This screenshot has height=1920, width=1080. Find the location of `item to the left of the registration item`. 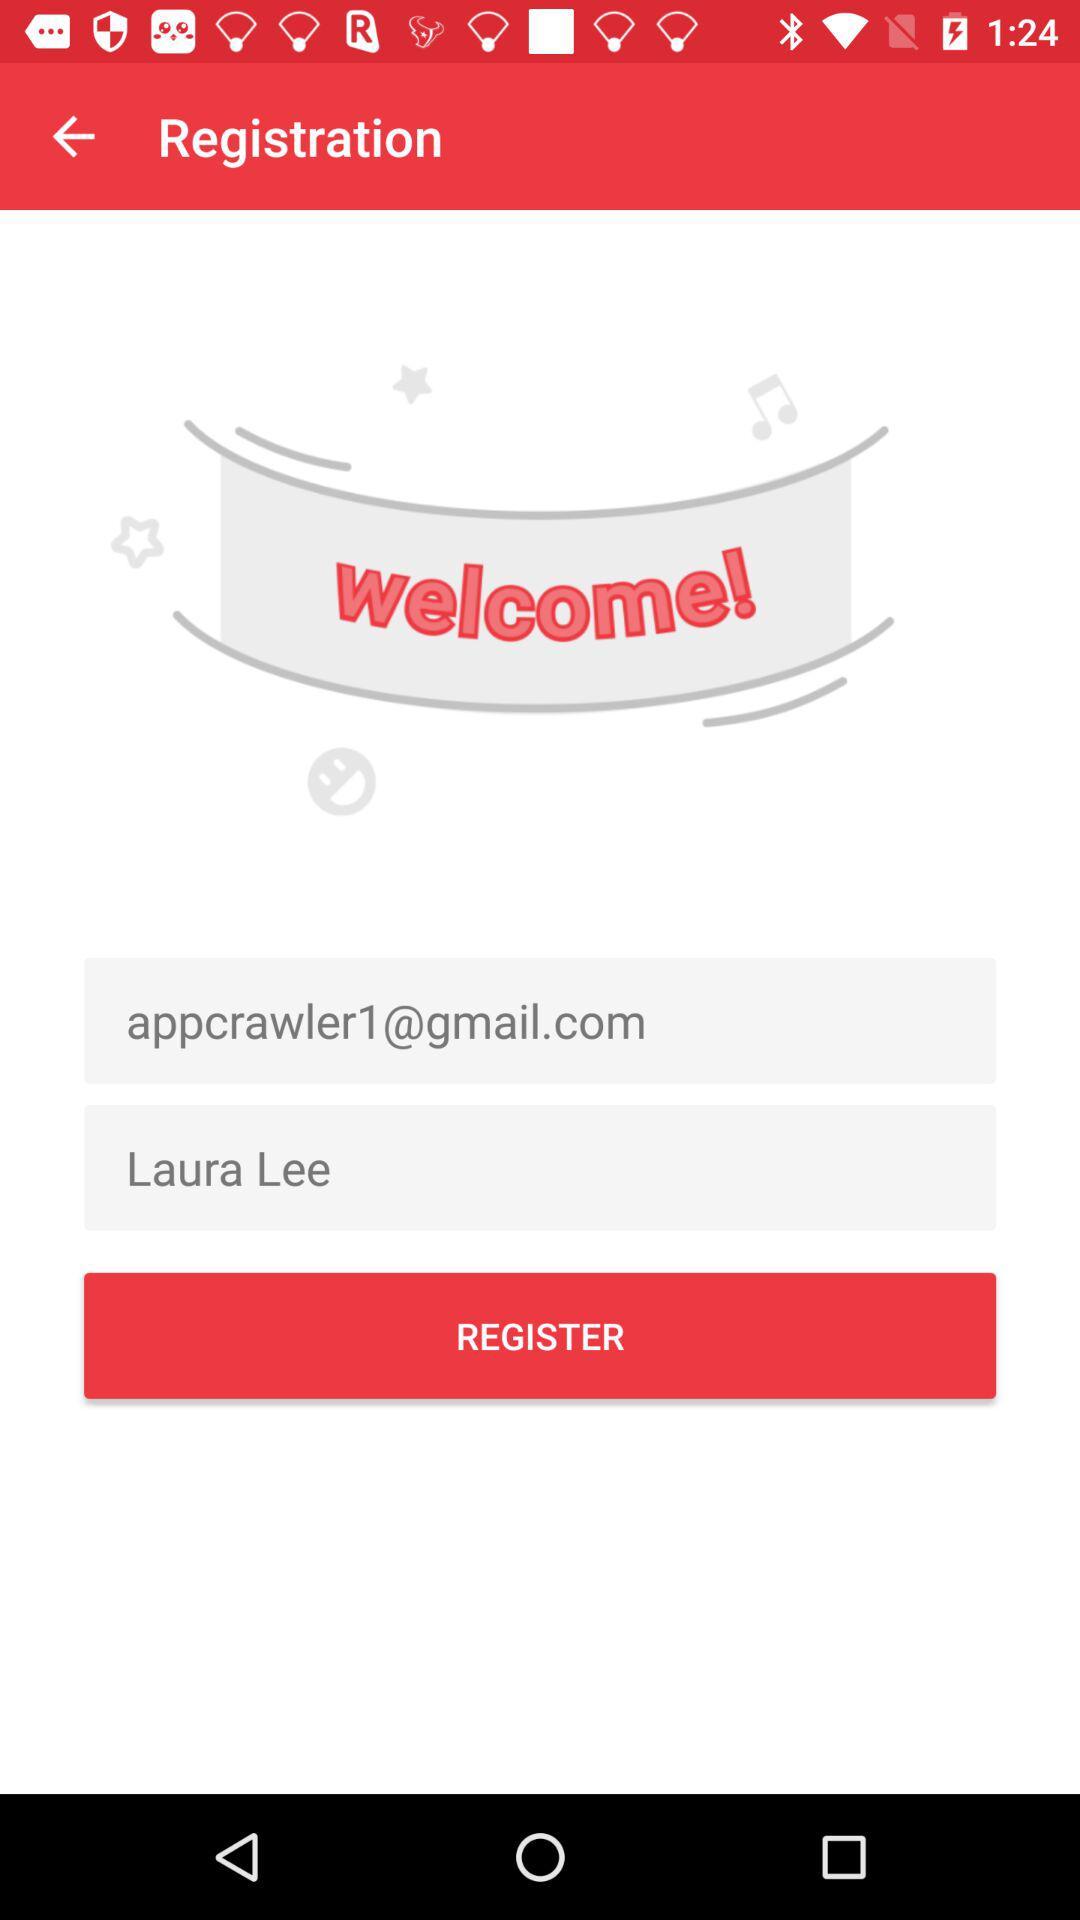

item to the left of the registration item is located at coordinates (72, 135).